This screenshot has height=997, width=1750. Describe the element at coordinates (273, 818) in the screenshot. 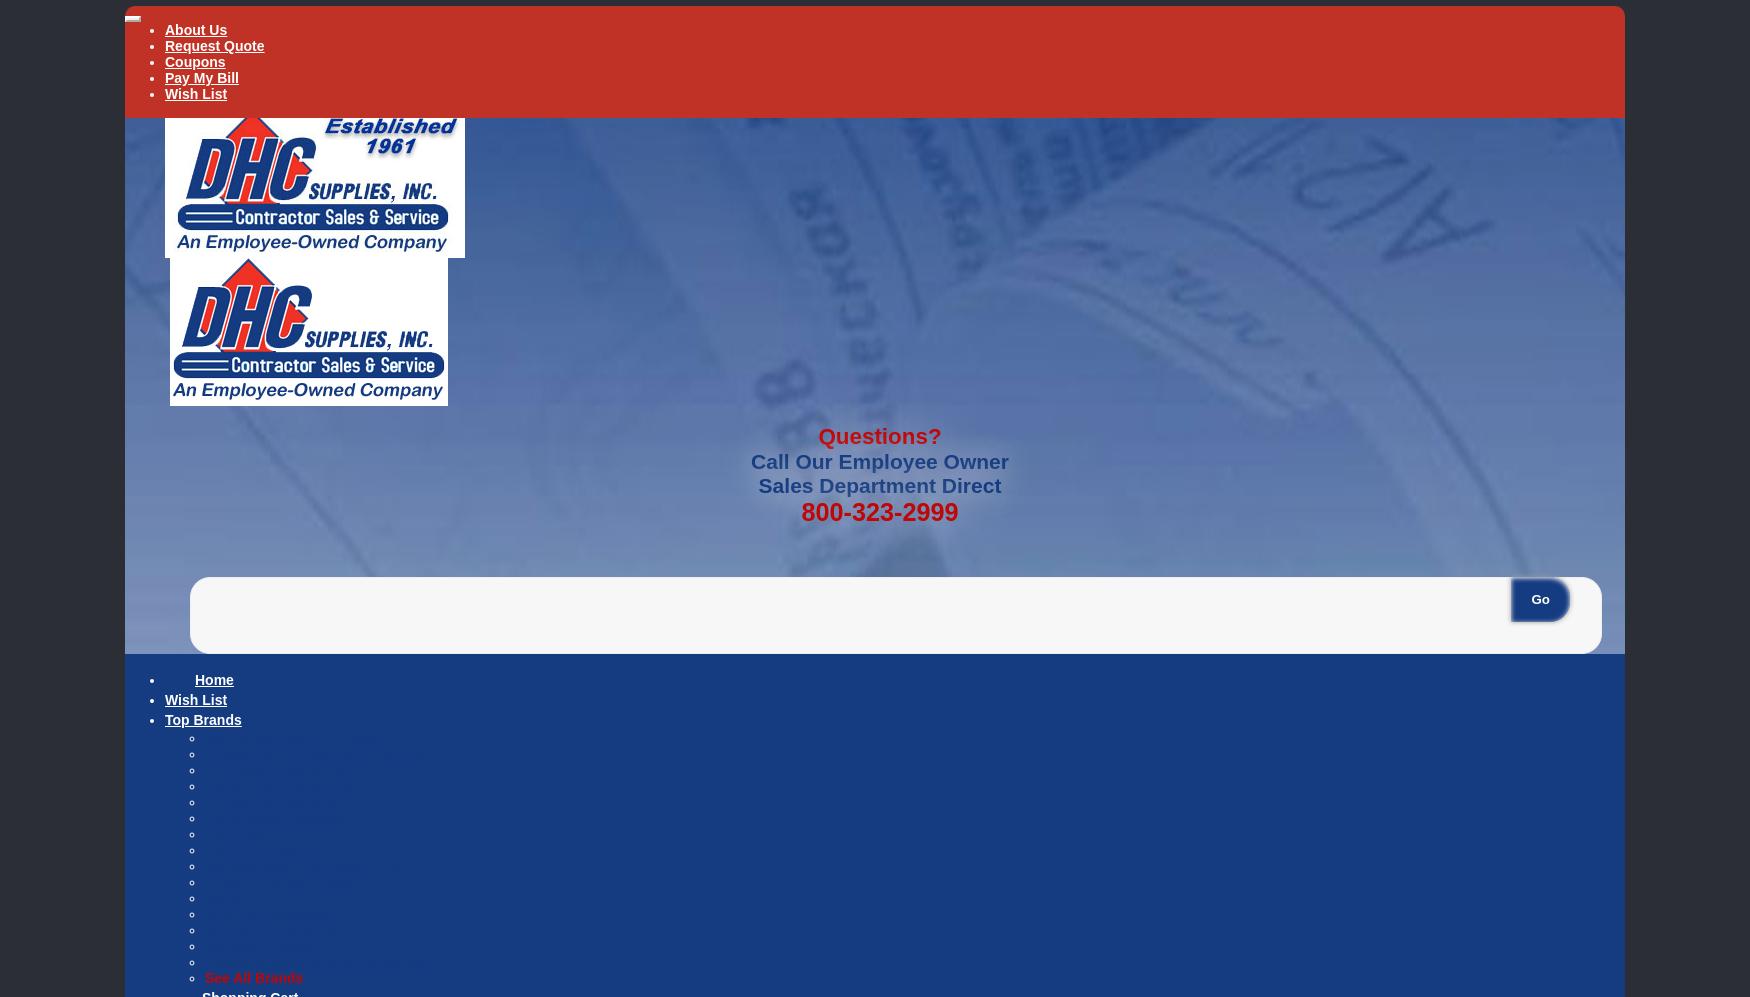

I see `'Edge Safety Eyewear'` at that location.